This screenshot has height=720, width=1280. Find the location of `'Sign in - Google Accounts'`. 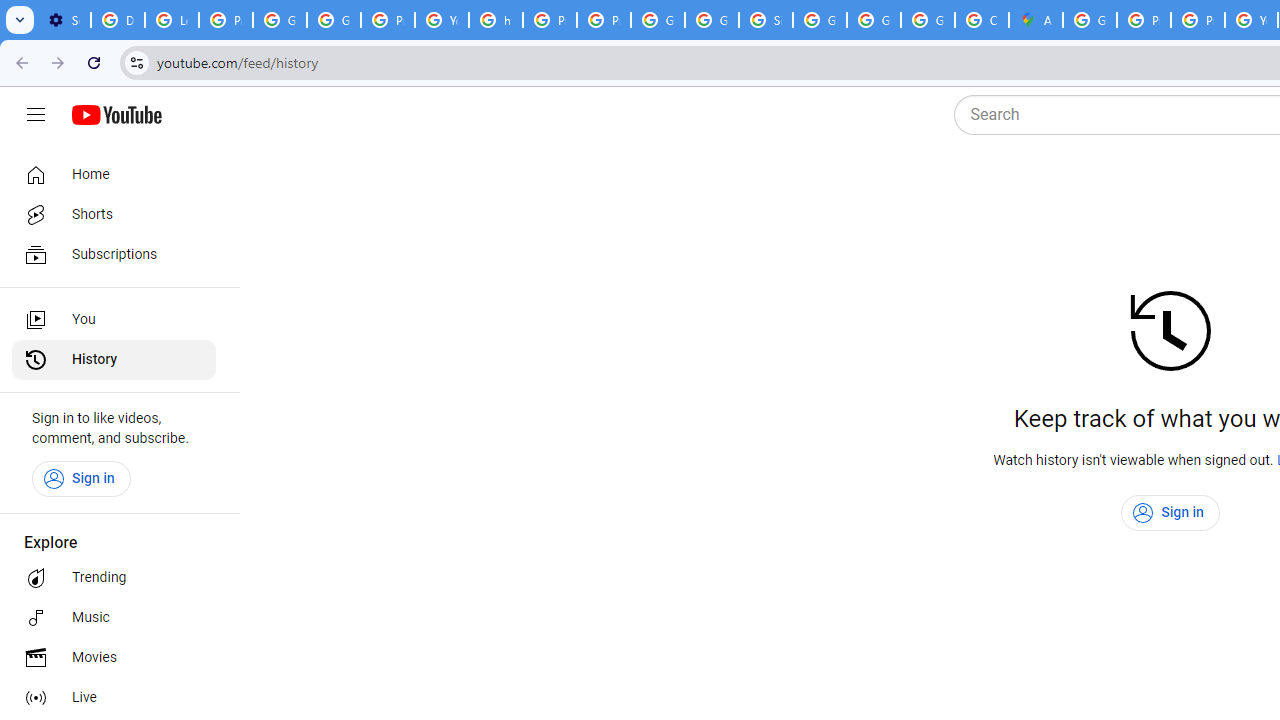

'Sign in - Google Accounts' is located at coordinates (765, 20).